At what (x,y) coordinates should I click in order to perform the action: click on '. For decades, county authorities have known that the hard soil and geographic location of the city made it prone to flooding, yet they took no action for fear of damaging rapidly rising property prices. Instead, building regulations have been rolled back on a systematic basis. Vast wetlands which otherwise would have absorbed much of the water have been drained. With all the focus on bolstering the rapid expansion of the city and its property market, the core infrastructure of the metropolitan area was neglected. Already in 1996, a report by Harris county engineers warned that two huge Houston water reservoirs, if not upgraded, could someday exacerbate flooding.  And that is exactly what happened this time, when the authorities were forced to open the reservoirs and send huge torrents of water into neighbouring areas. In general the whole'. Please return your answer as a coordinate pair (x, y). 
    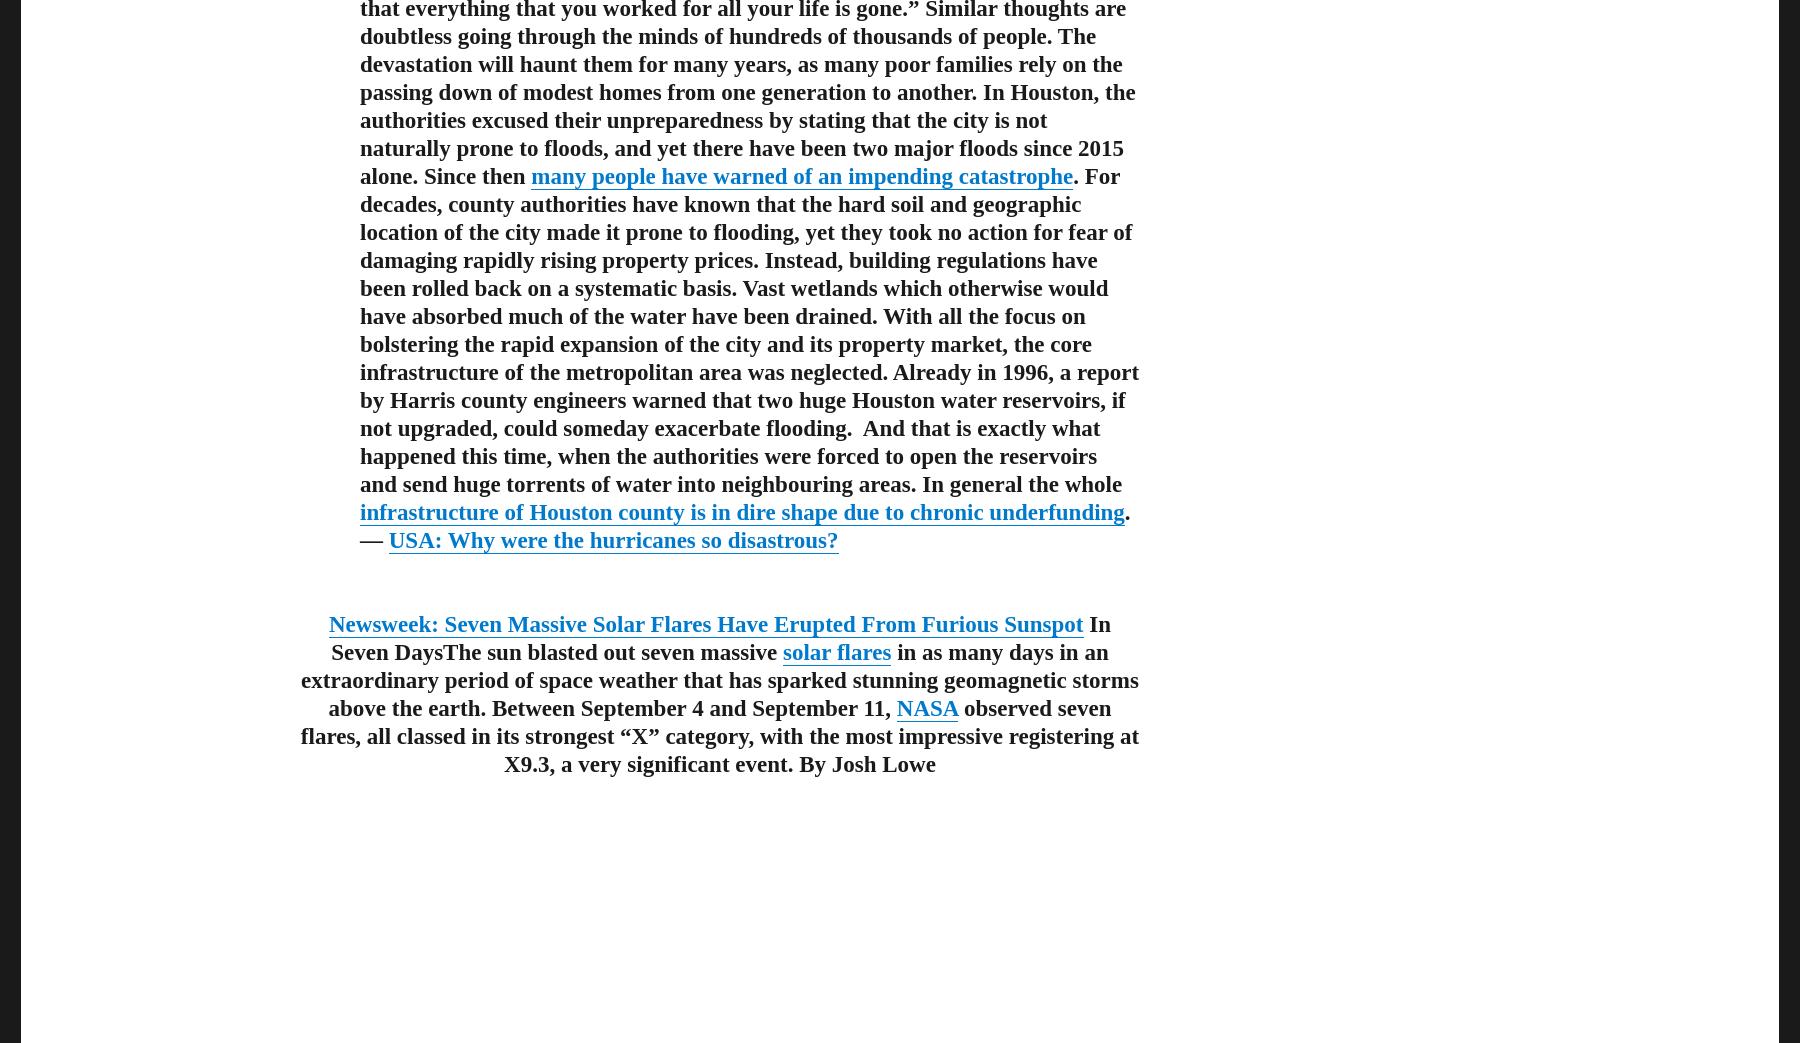
    Looking at the image, I should click on (748, 328).